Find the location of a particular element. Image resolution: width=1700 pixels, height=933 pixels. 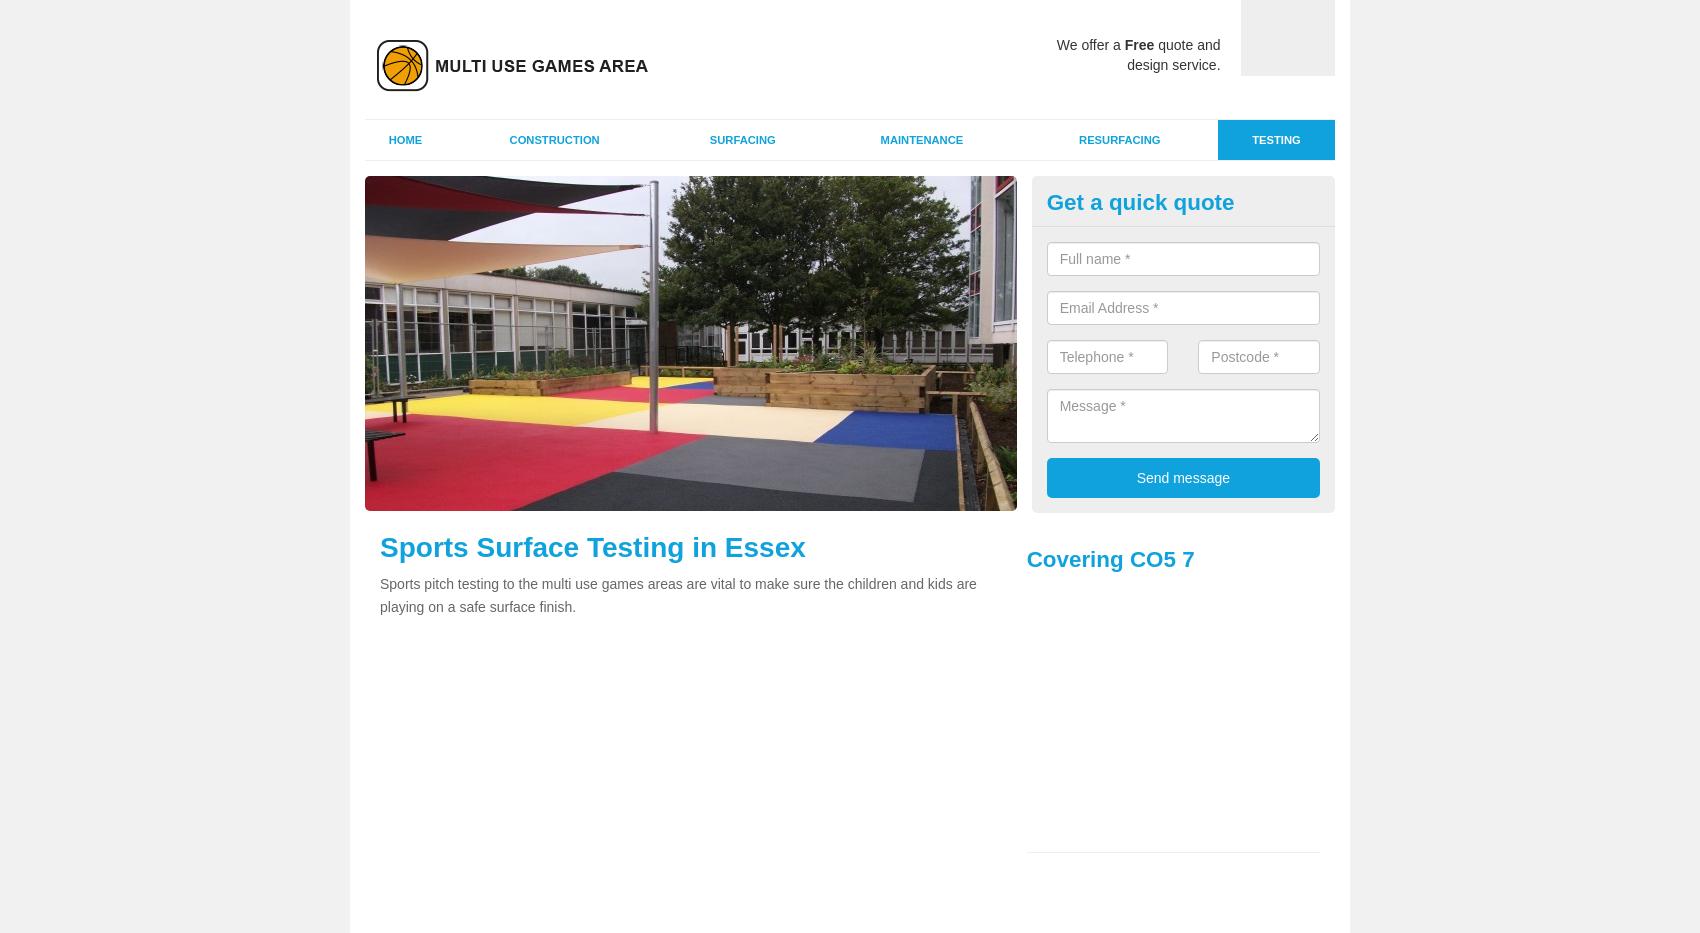

'Testing' is located at coordinates (1251, 139).